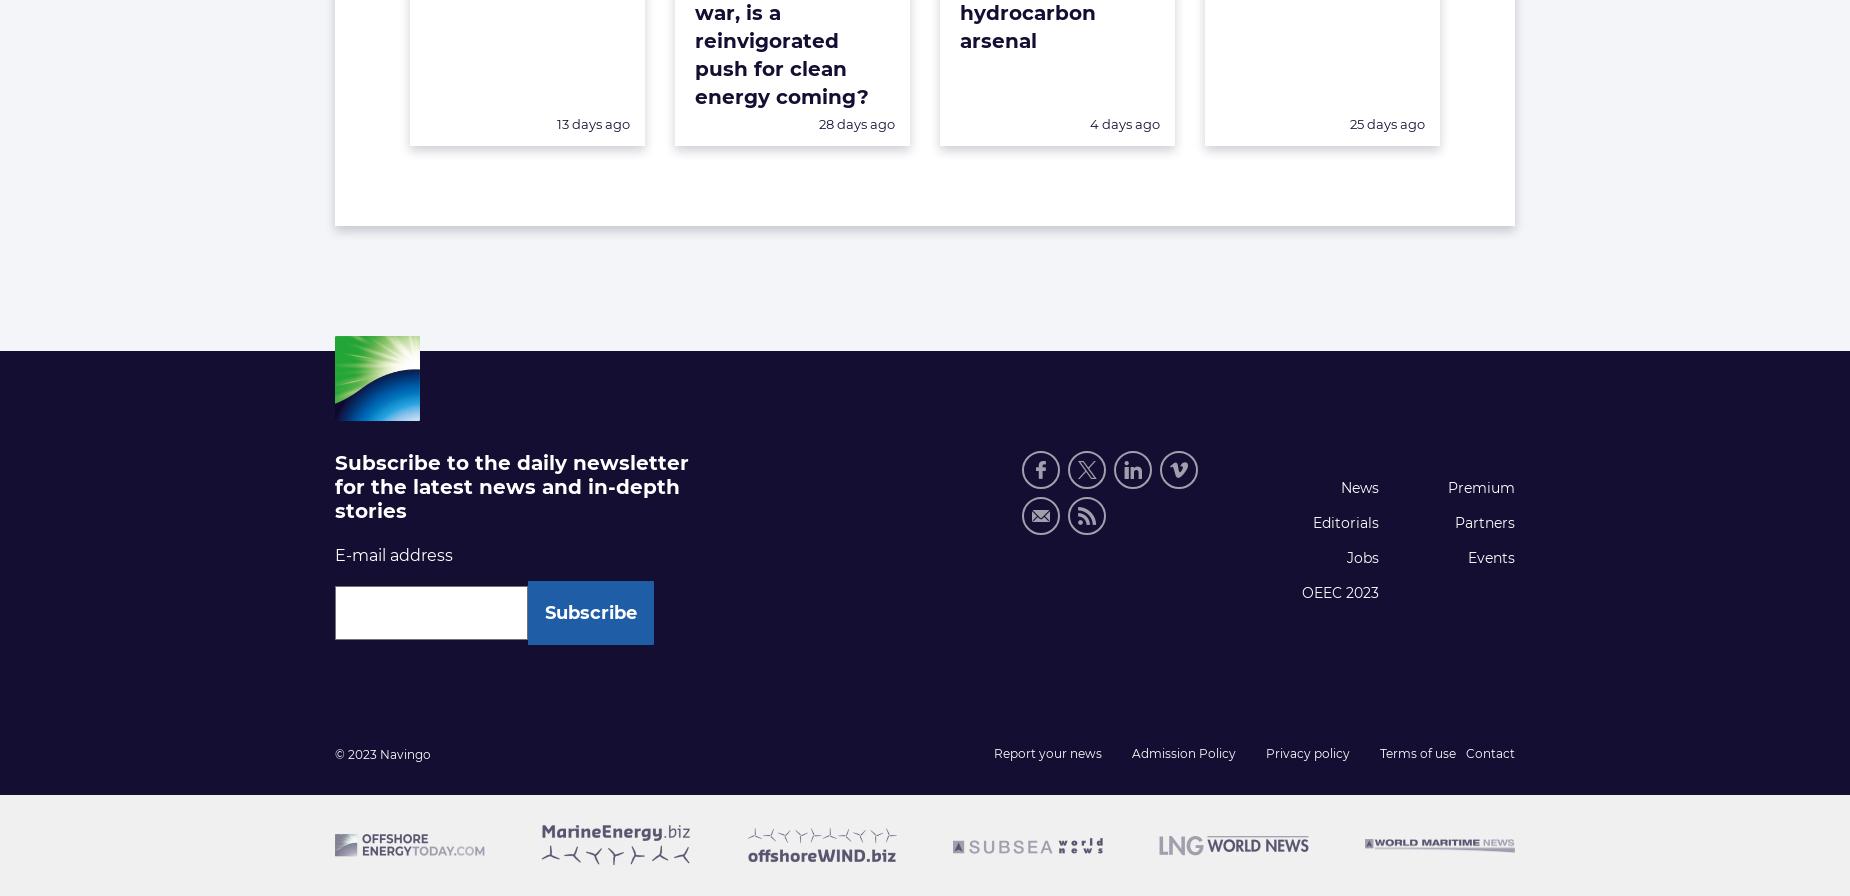 This screenshot has width=1850, height=896. What do you see at coordinates (1490, 753) in the screenshot?
I see `'Contact'` at bounding box center [1490, 753].